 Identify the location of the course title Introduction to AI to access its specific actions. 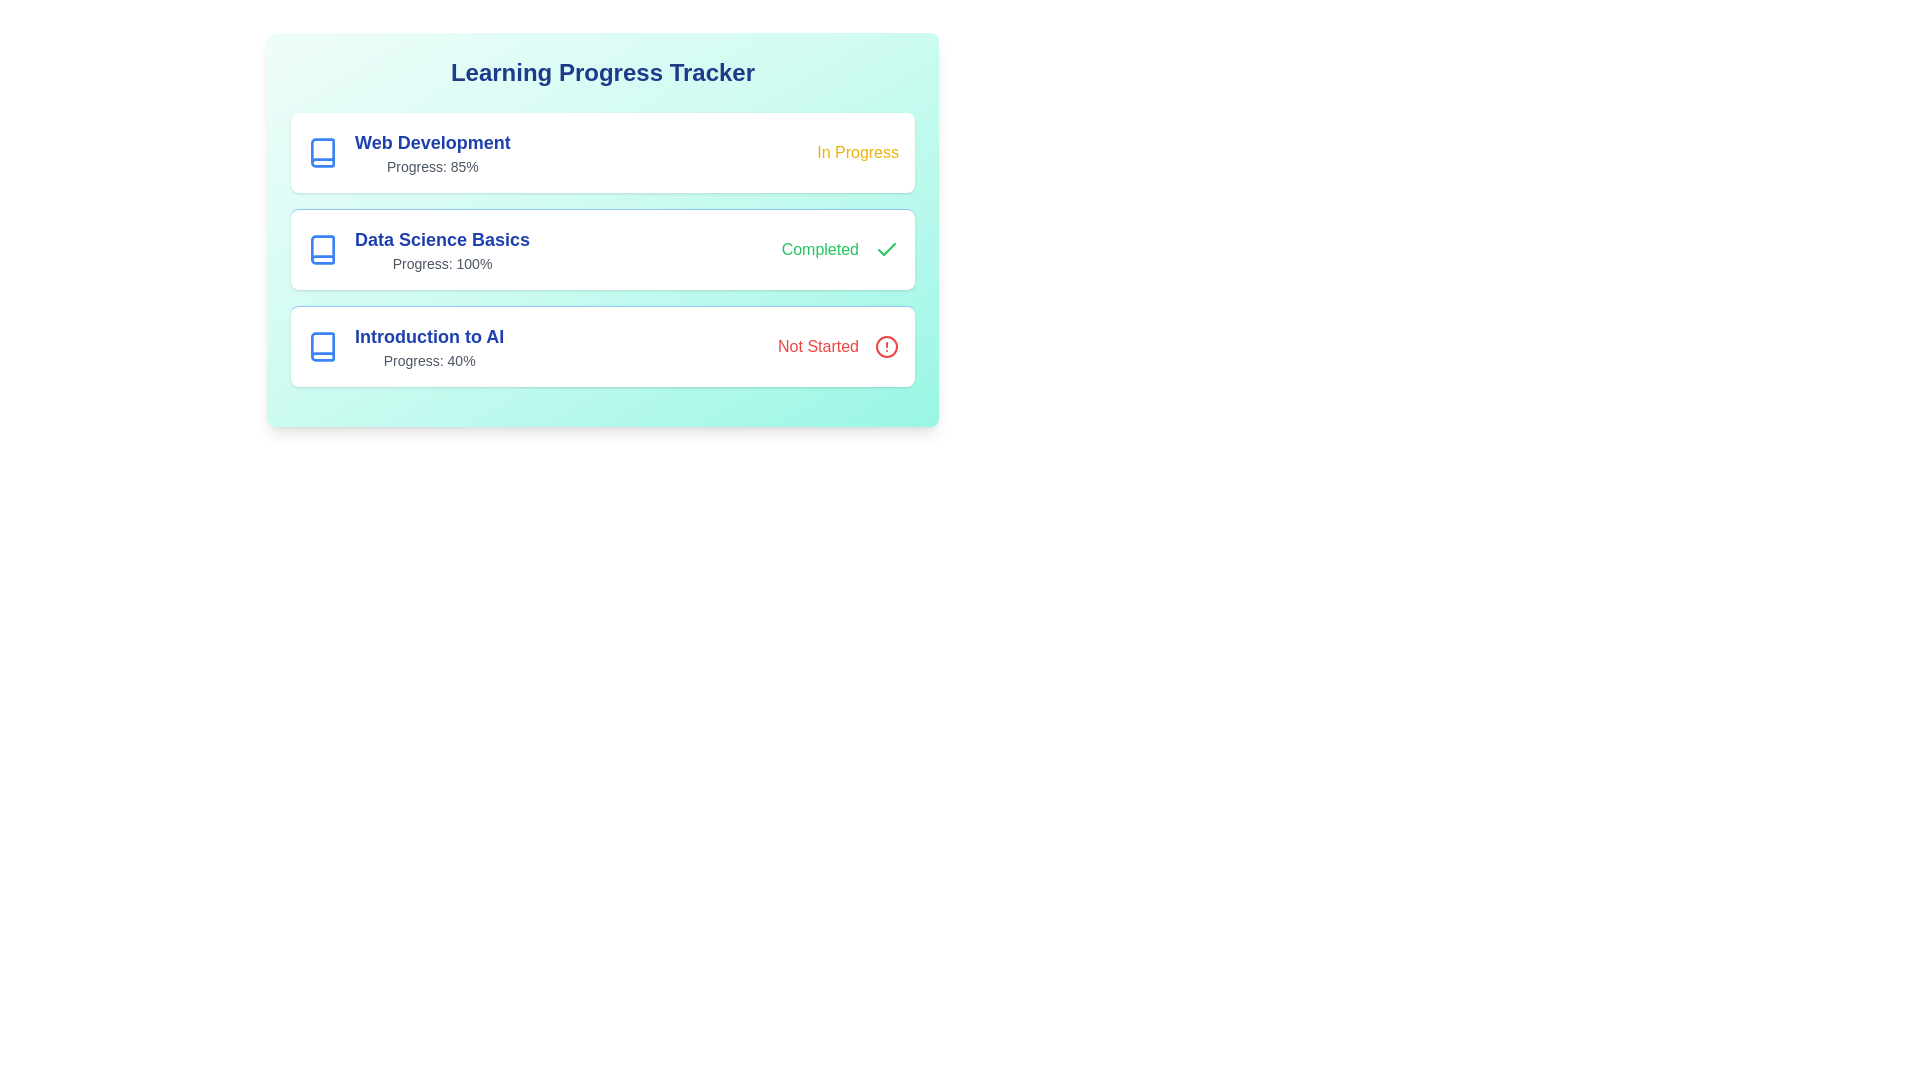
(404, 346).